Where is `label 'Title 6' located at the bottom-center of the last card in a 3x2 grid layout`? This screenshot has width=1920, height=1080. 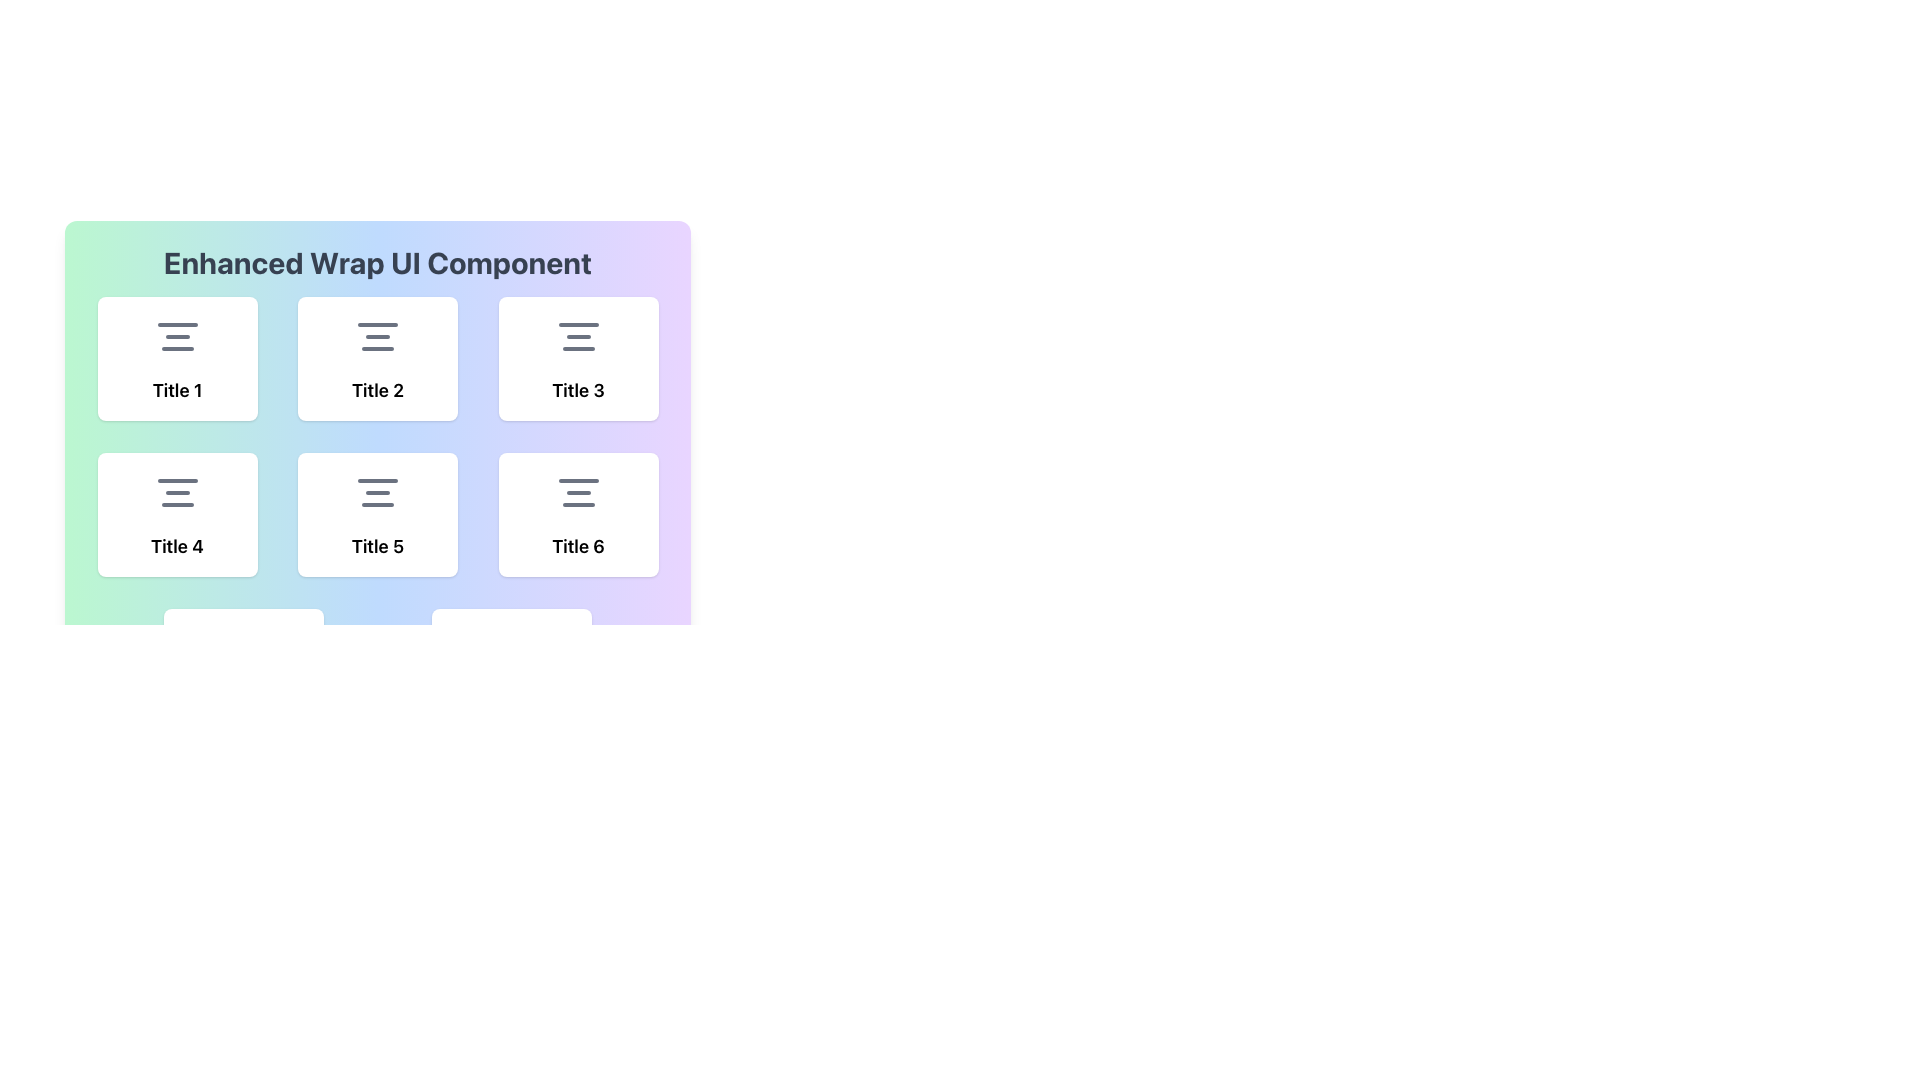
label 'Title 6' located at the bottom-center of the last card in a 3x2 grid layout is located at coordinates (577, 547).